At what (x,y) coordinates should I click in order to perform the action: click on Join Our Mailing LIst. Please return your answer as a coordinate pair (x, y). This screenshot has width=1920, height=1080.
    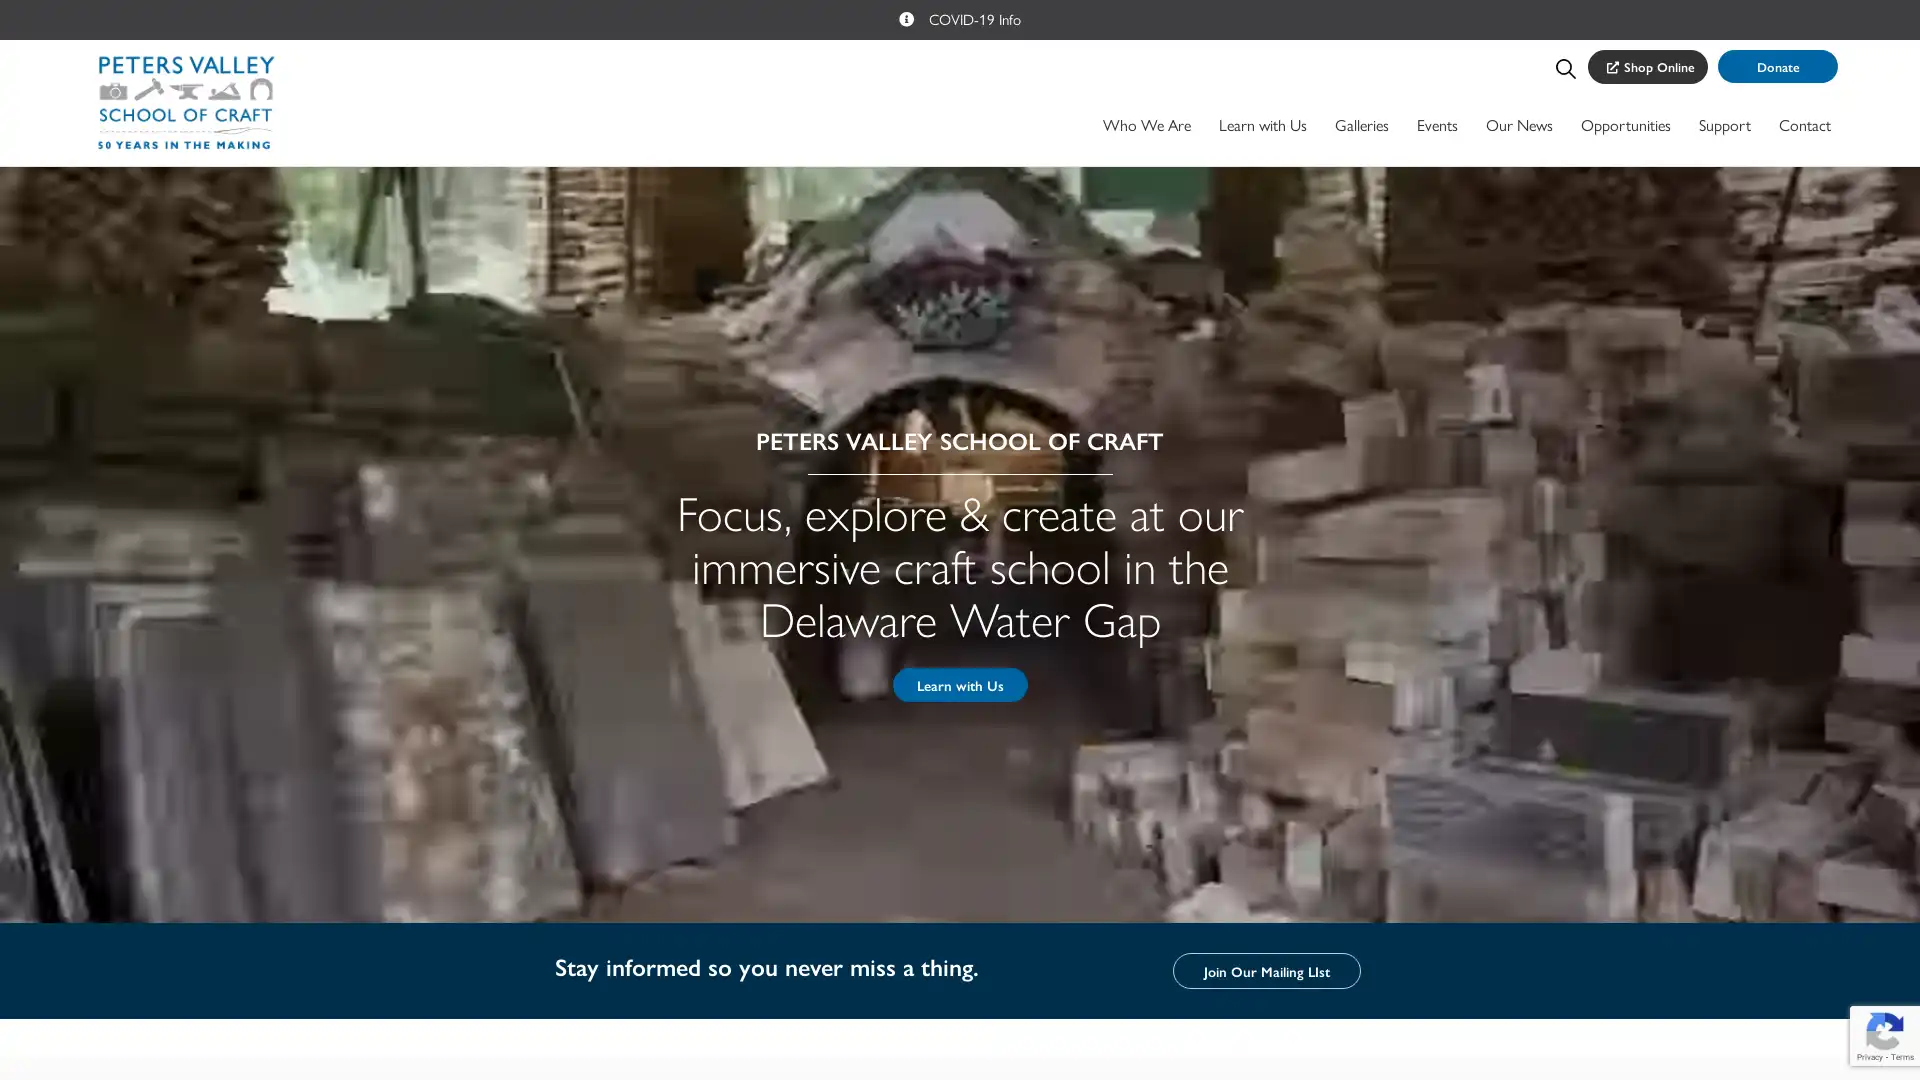
    Looking at the image, I should click on (1265, 968).